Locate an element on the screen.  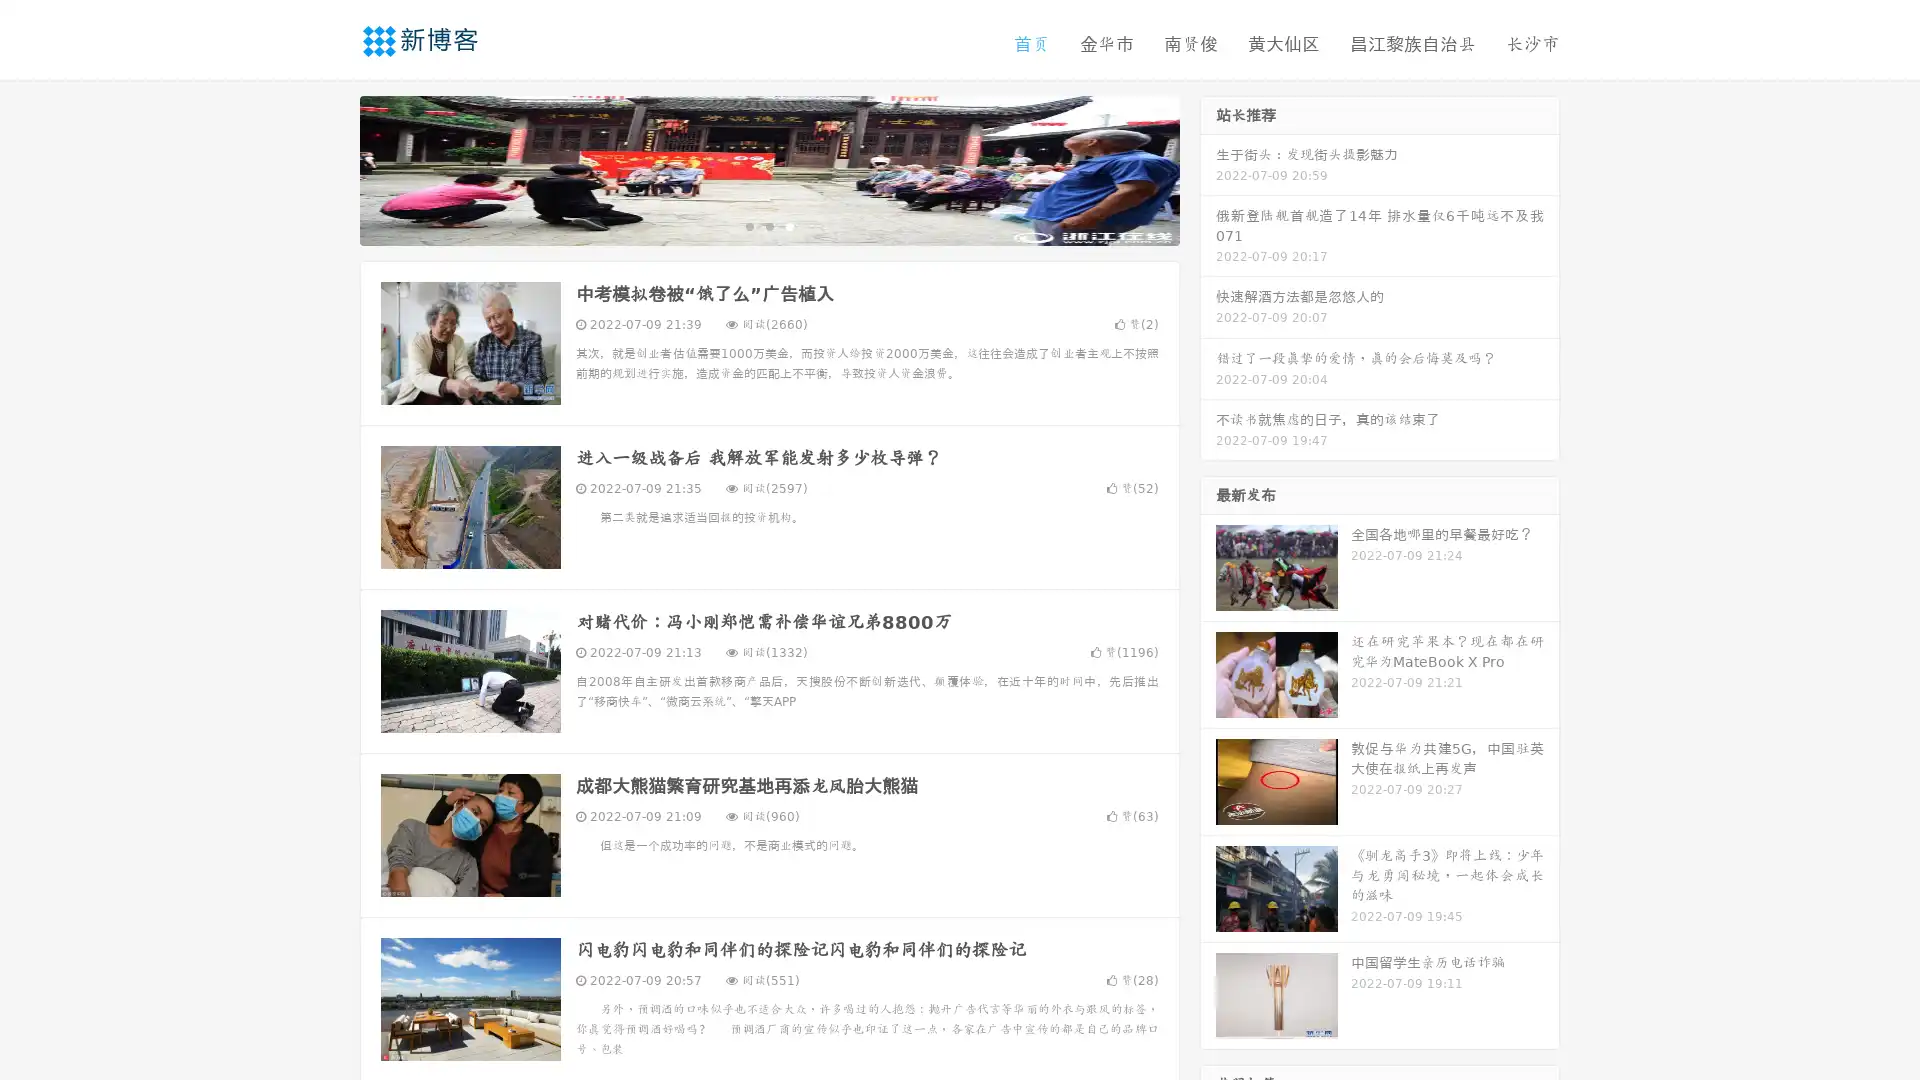
Go to slide 3 is located at coordinates (789, 225).